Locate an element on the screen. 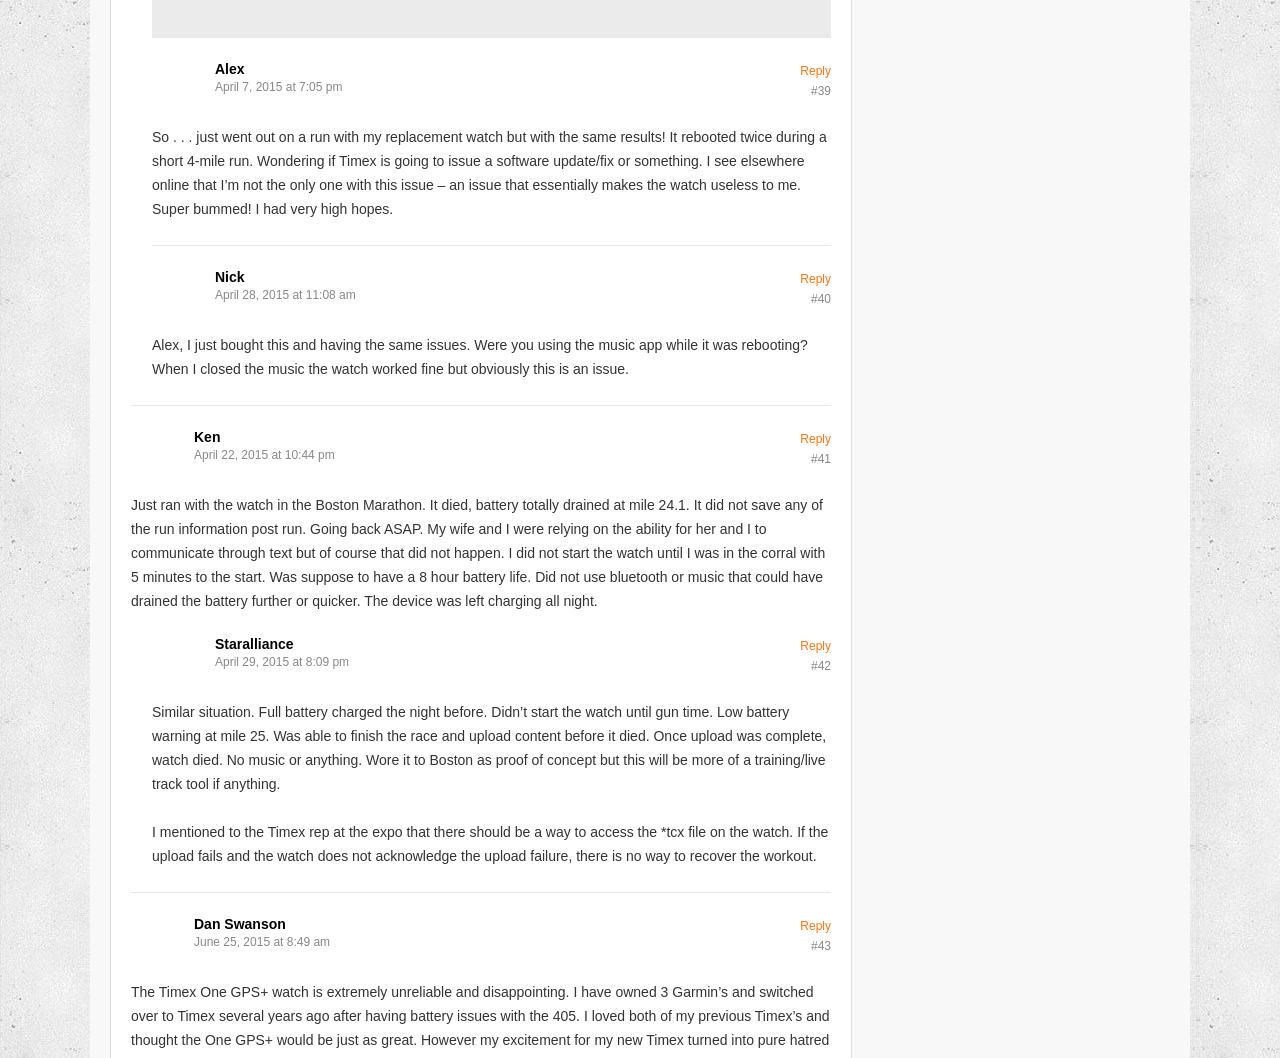 Image resolution: width=1280 pixels, height=1058 pixels. '#41' is located at coordinates (809, 457).